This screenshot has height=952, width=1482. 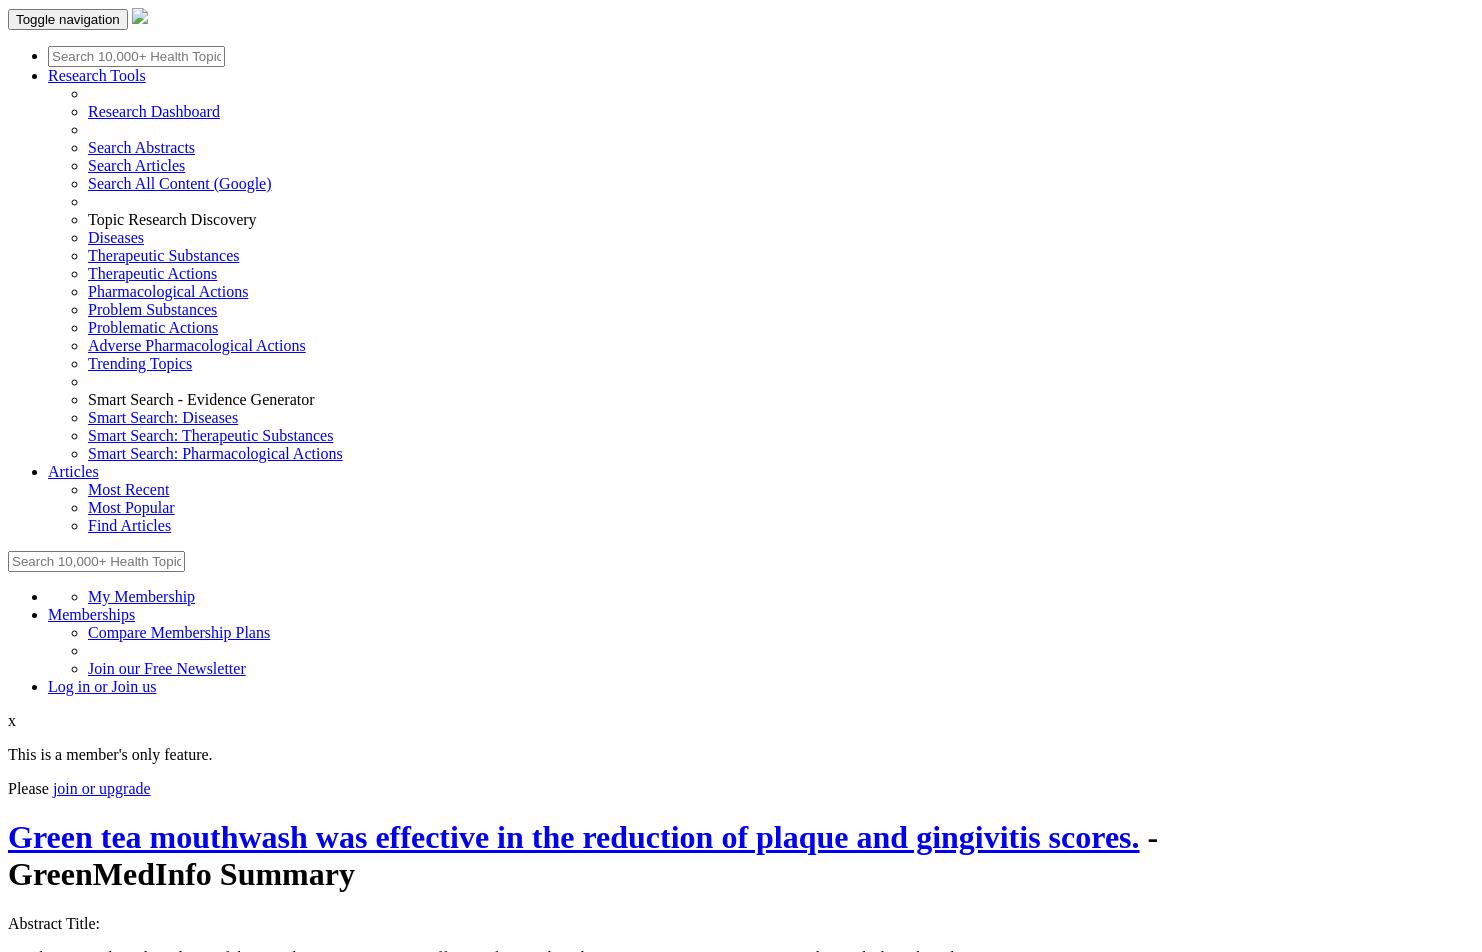 I want to click on 'Abstract Title:', so click(x=53, y=922).